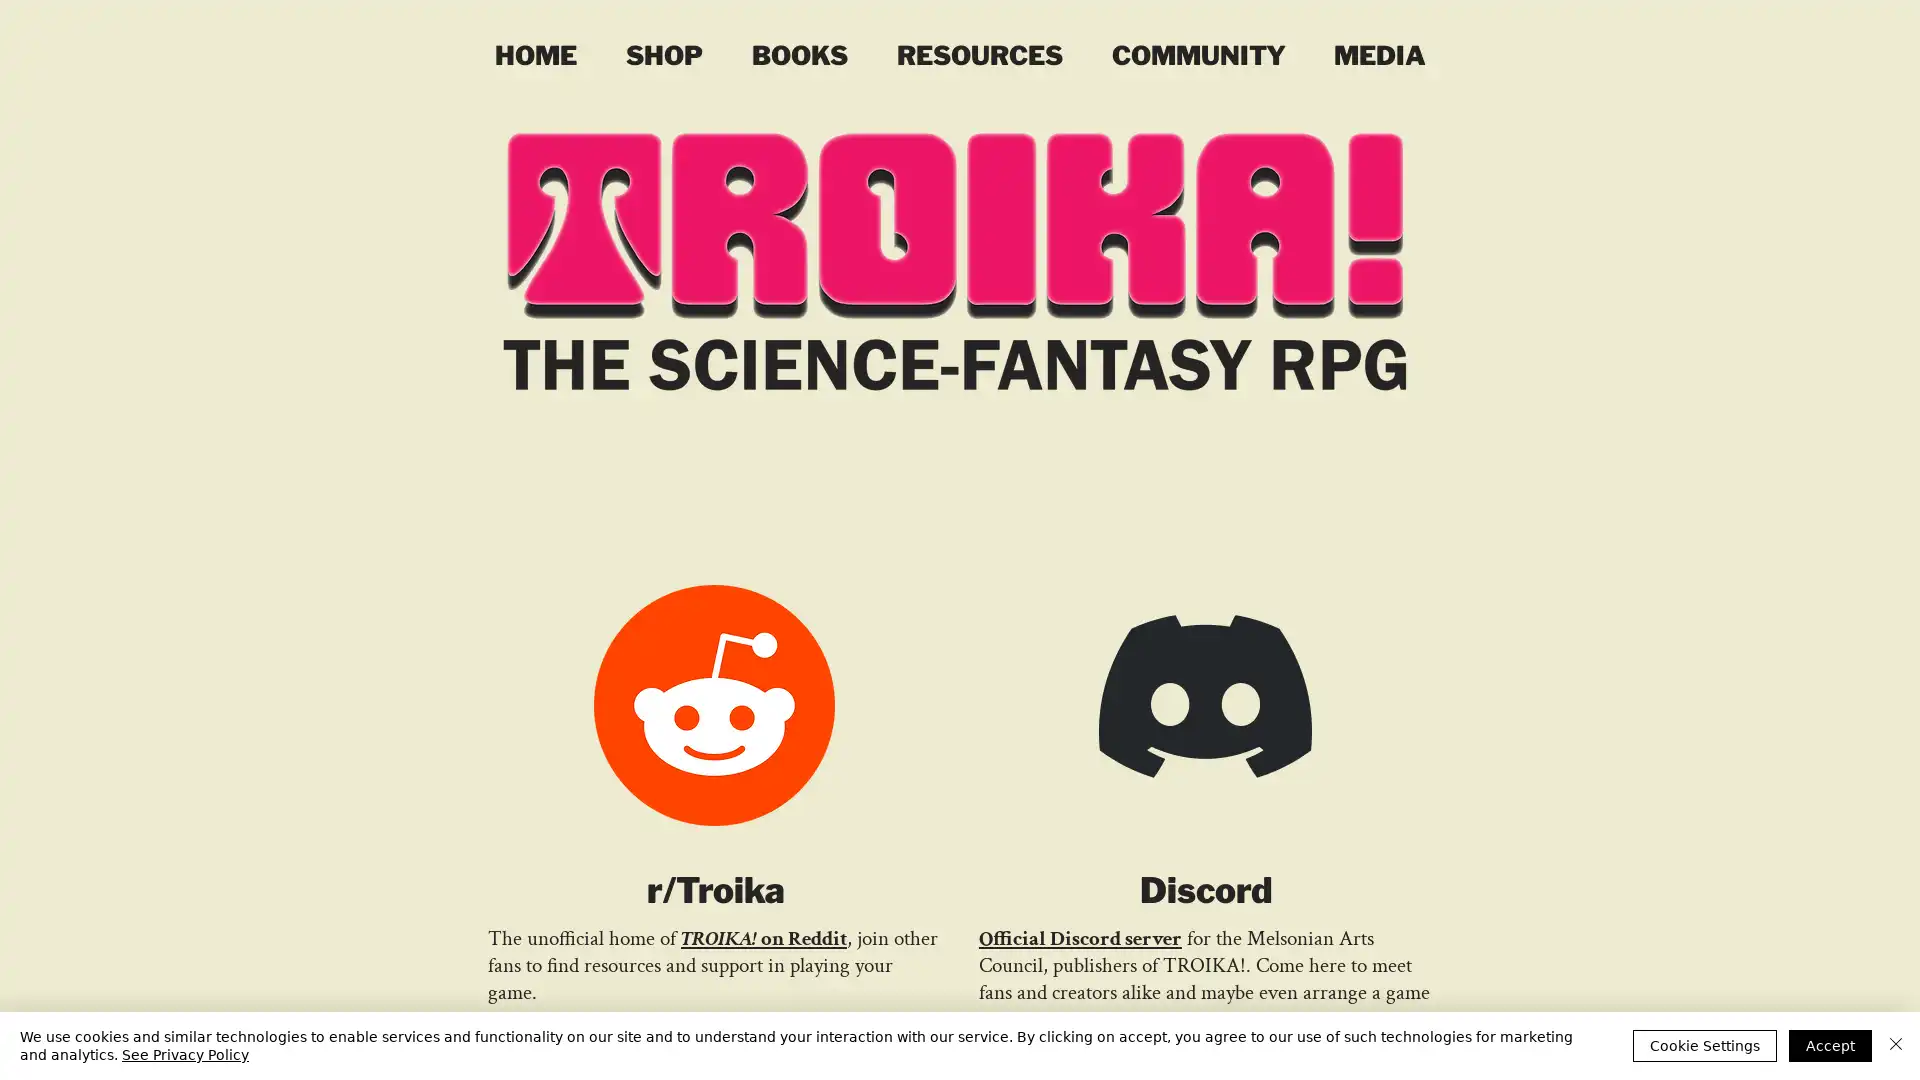  Describe the element at coordinates (1830, 1044) in the screenshot. I see `Accept` at that location.